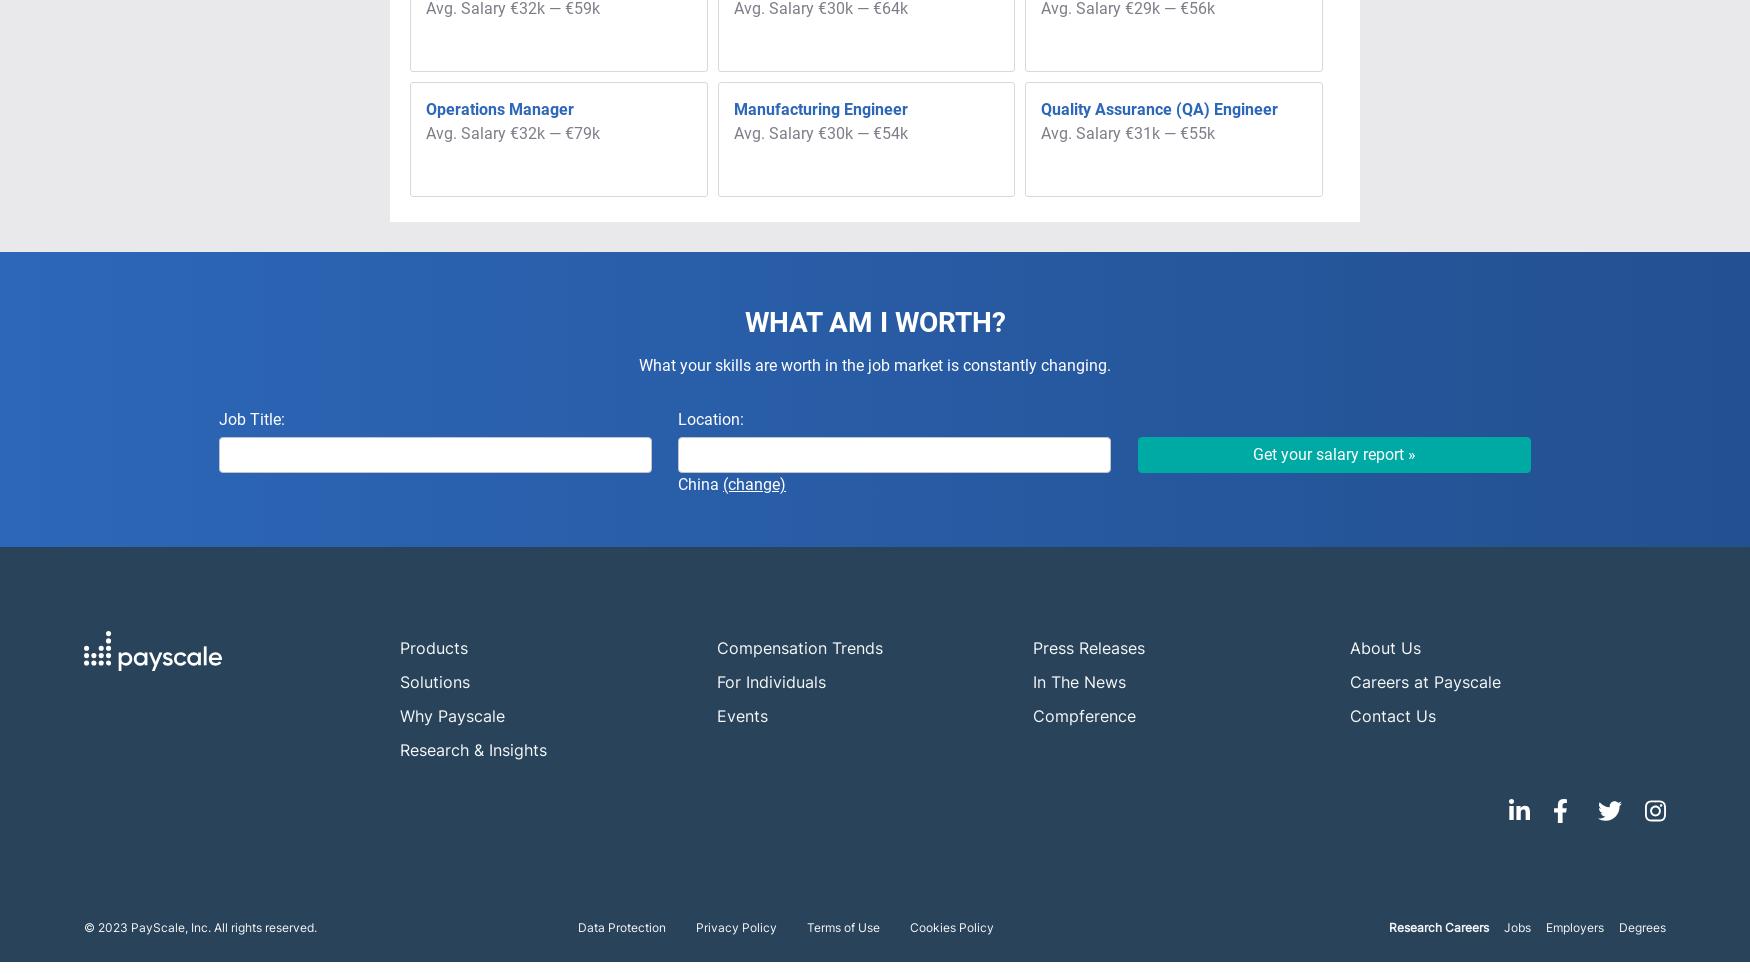 Image resolution: width=1750 pixels, height=976 pixels. I want to click on 'Research & Insights', so click(473, 749).